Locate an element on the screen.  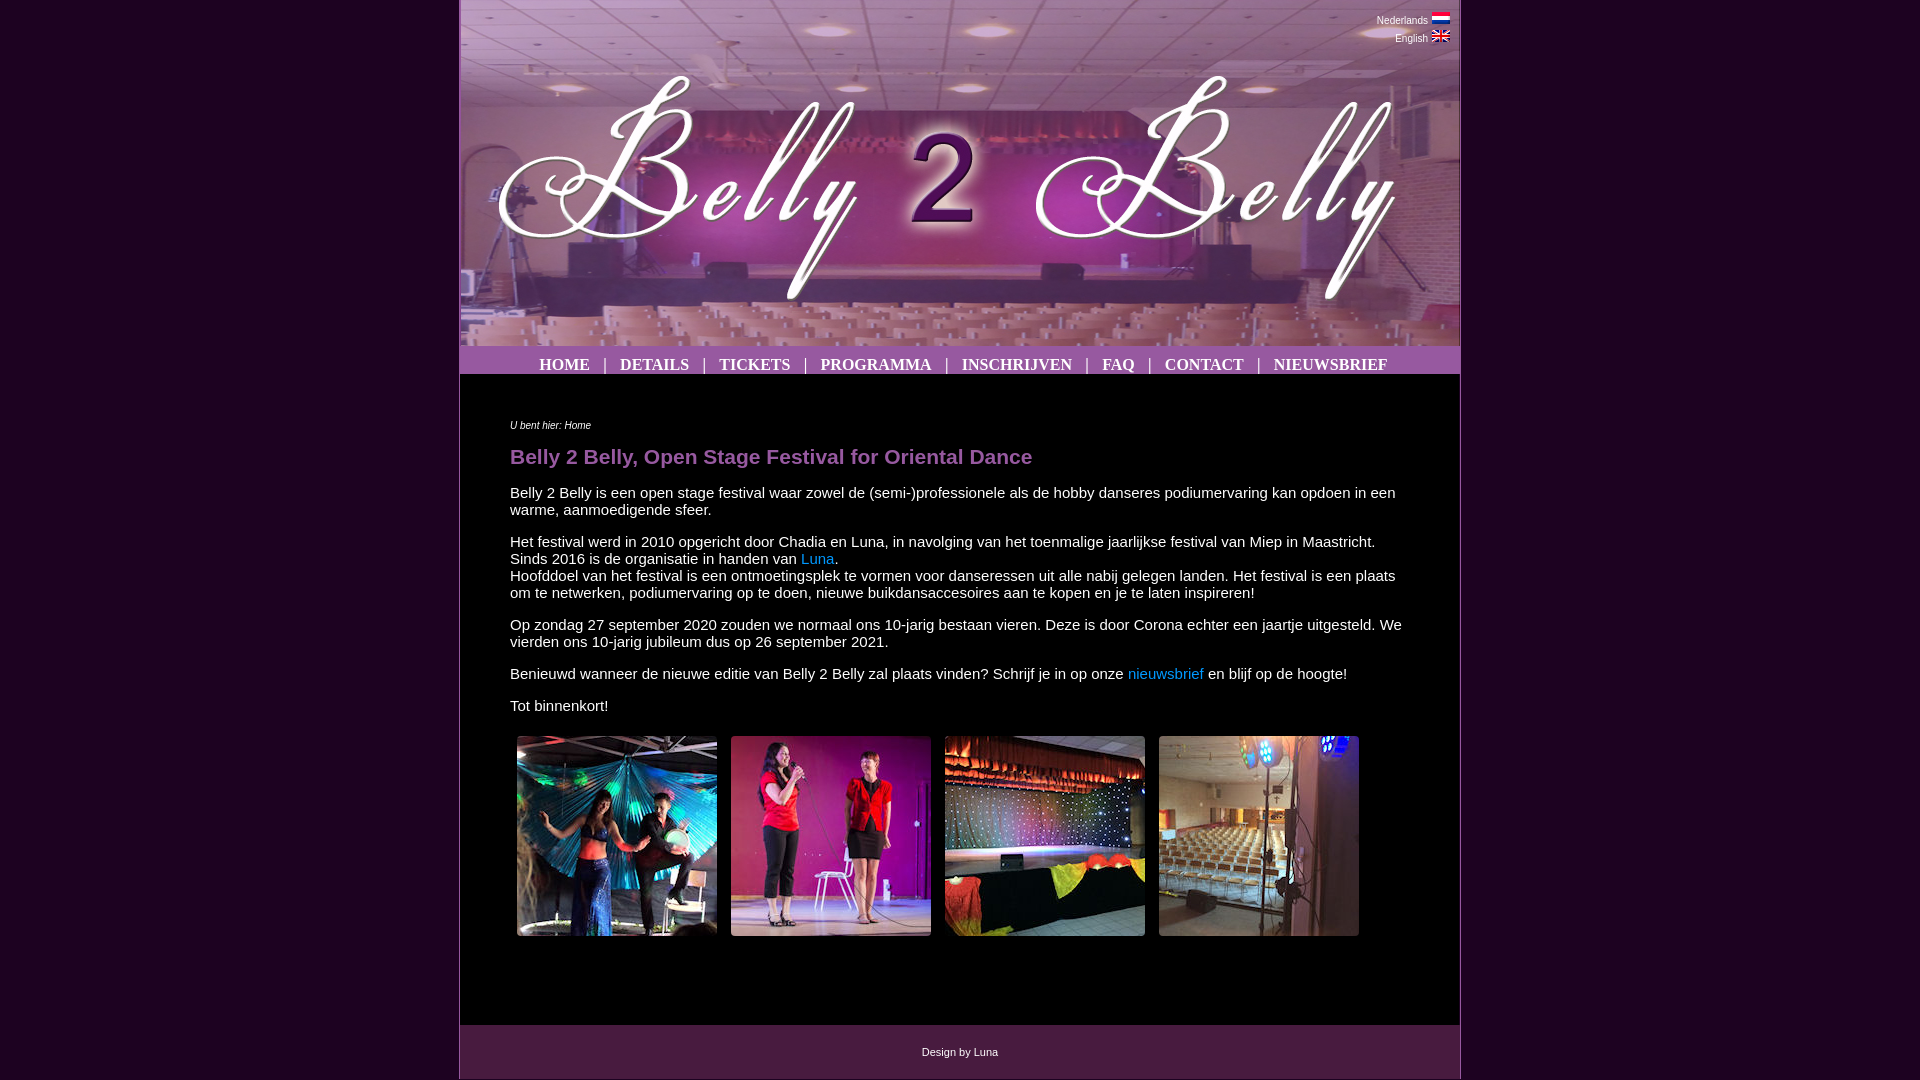
'INSCHRIJVEN' is located at coordinates (1016, 364).